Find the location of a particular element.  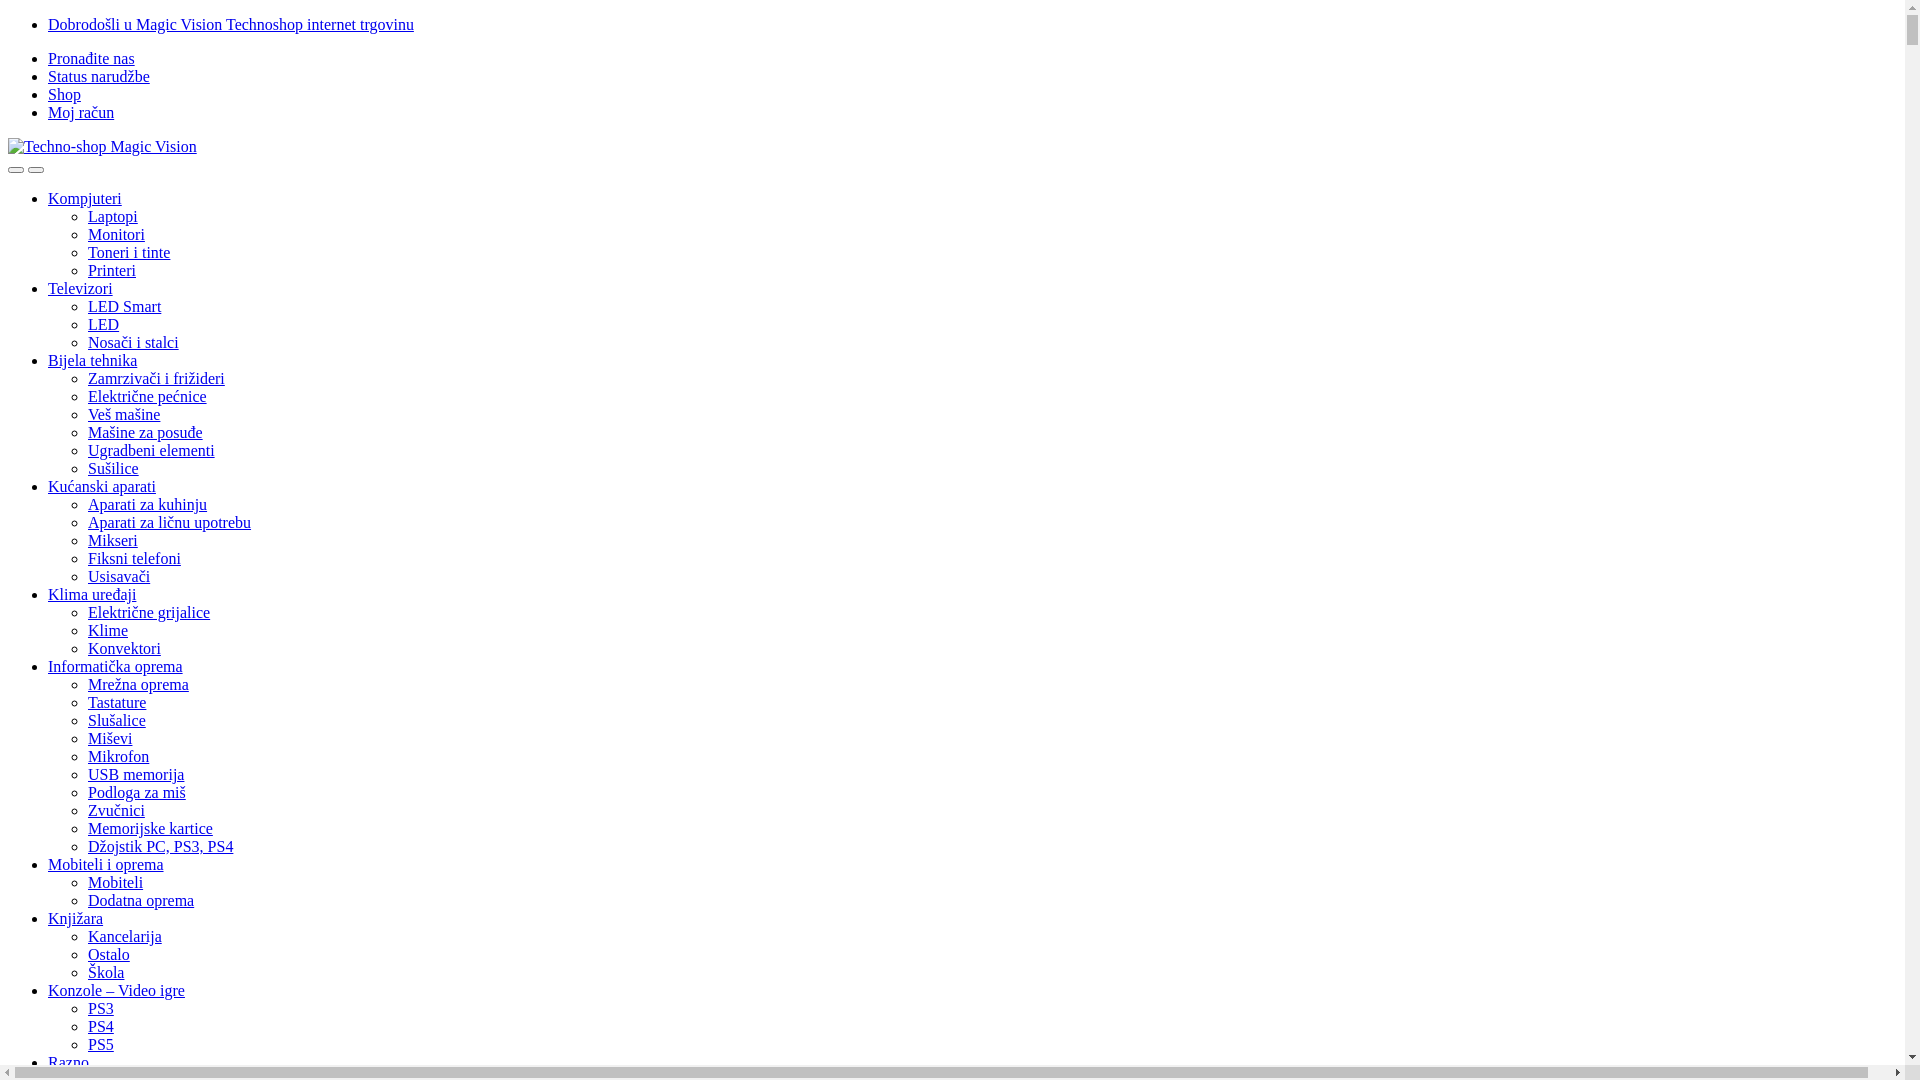

'PS5' is located at coordinates (99, 1043).